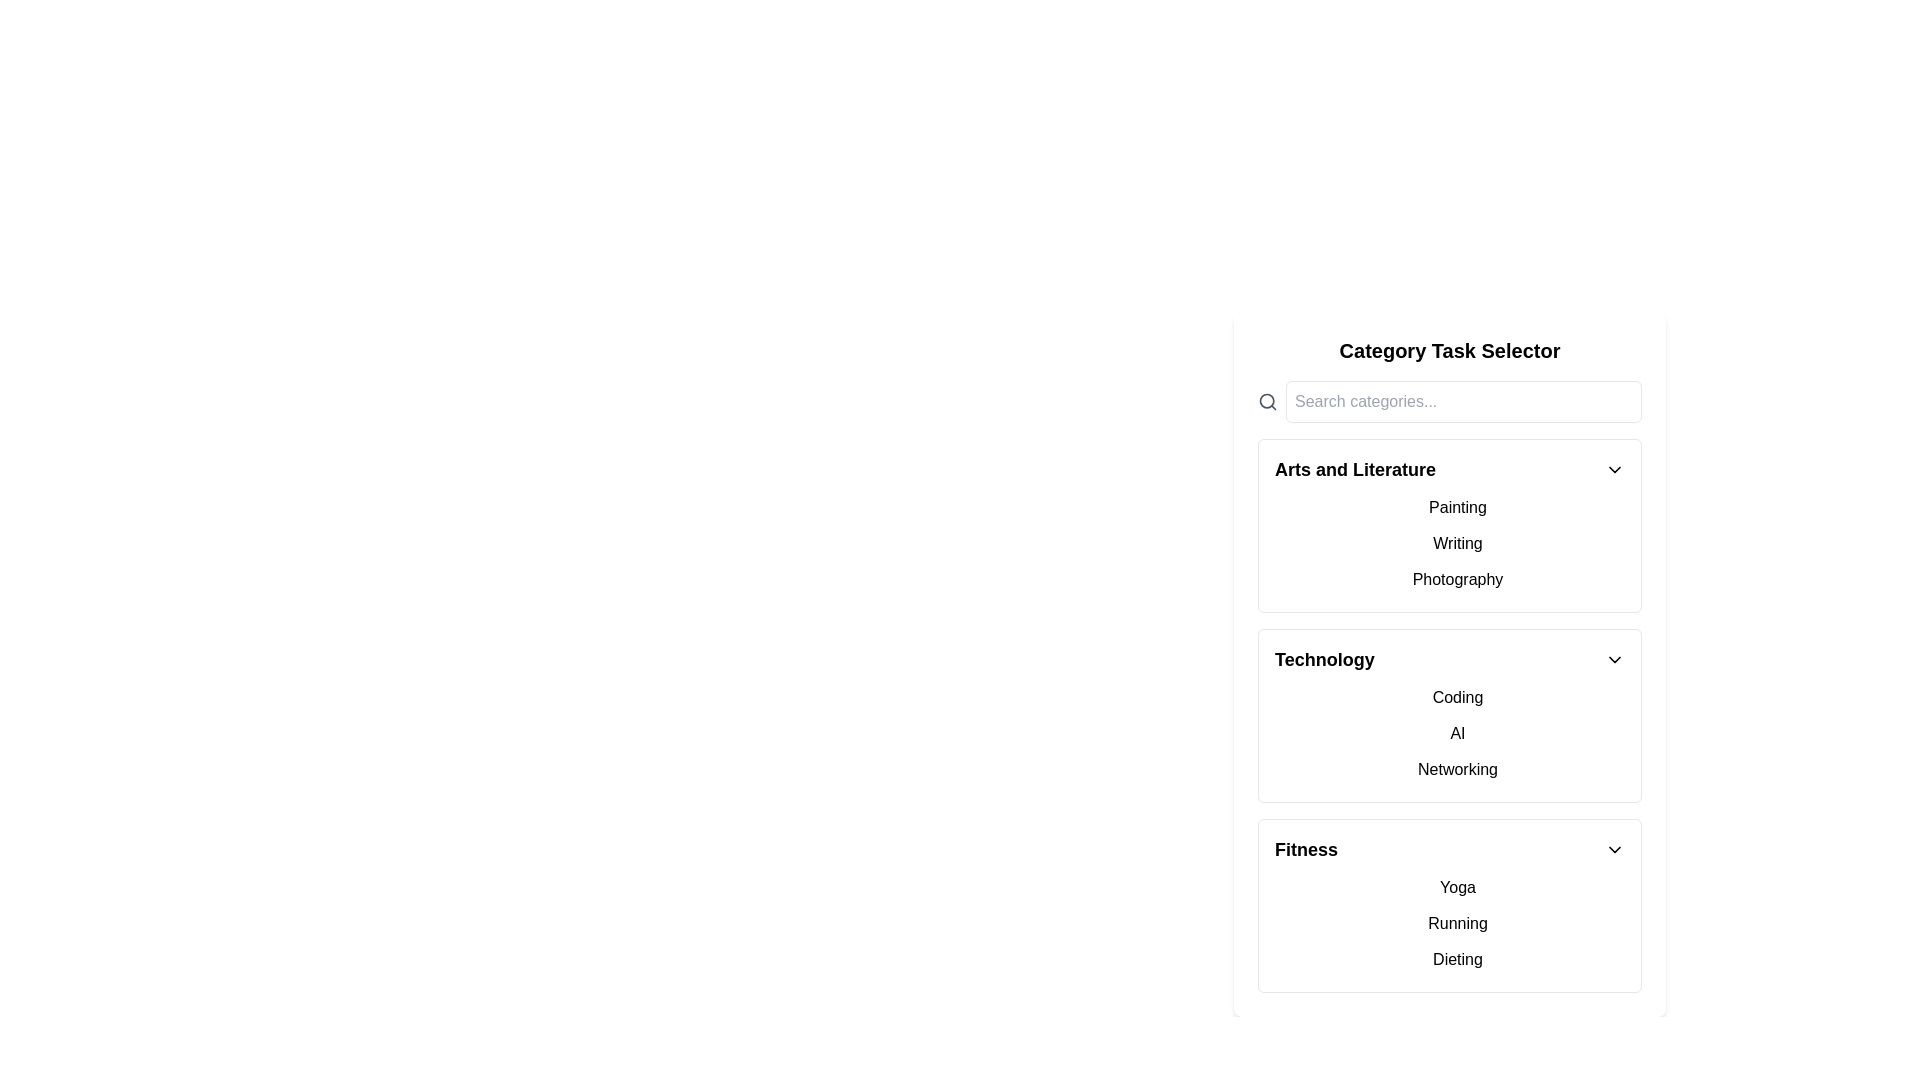  I want to click on the decorative circle representing the lens of the magnifying glass in the search icon located near the top left corner of the right-hand panel labeled 'Category Task Selector', so click(1266, 401).